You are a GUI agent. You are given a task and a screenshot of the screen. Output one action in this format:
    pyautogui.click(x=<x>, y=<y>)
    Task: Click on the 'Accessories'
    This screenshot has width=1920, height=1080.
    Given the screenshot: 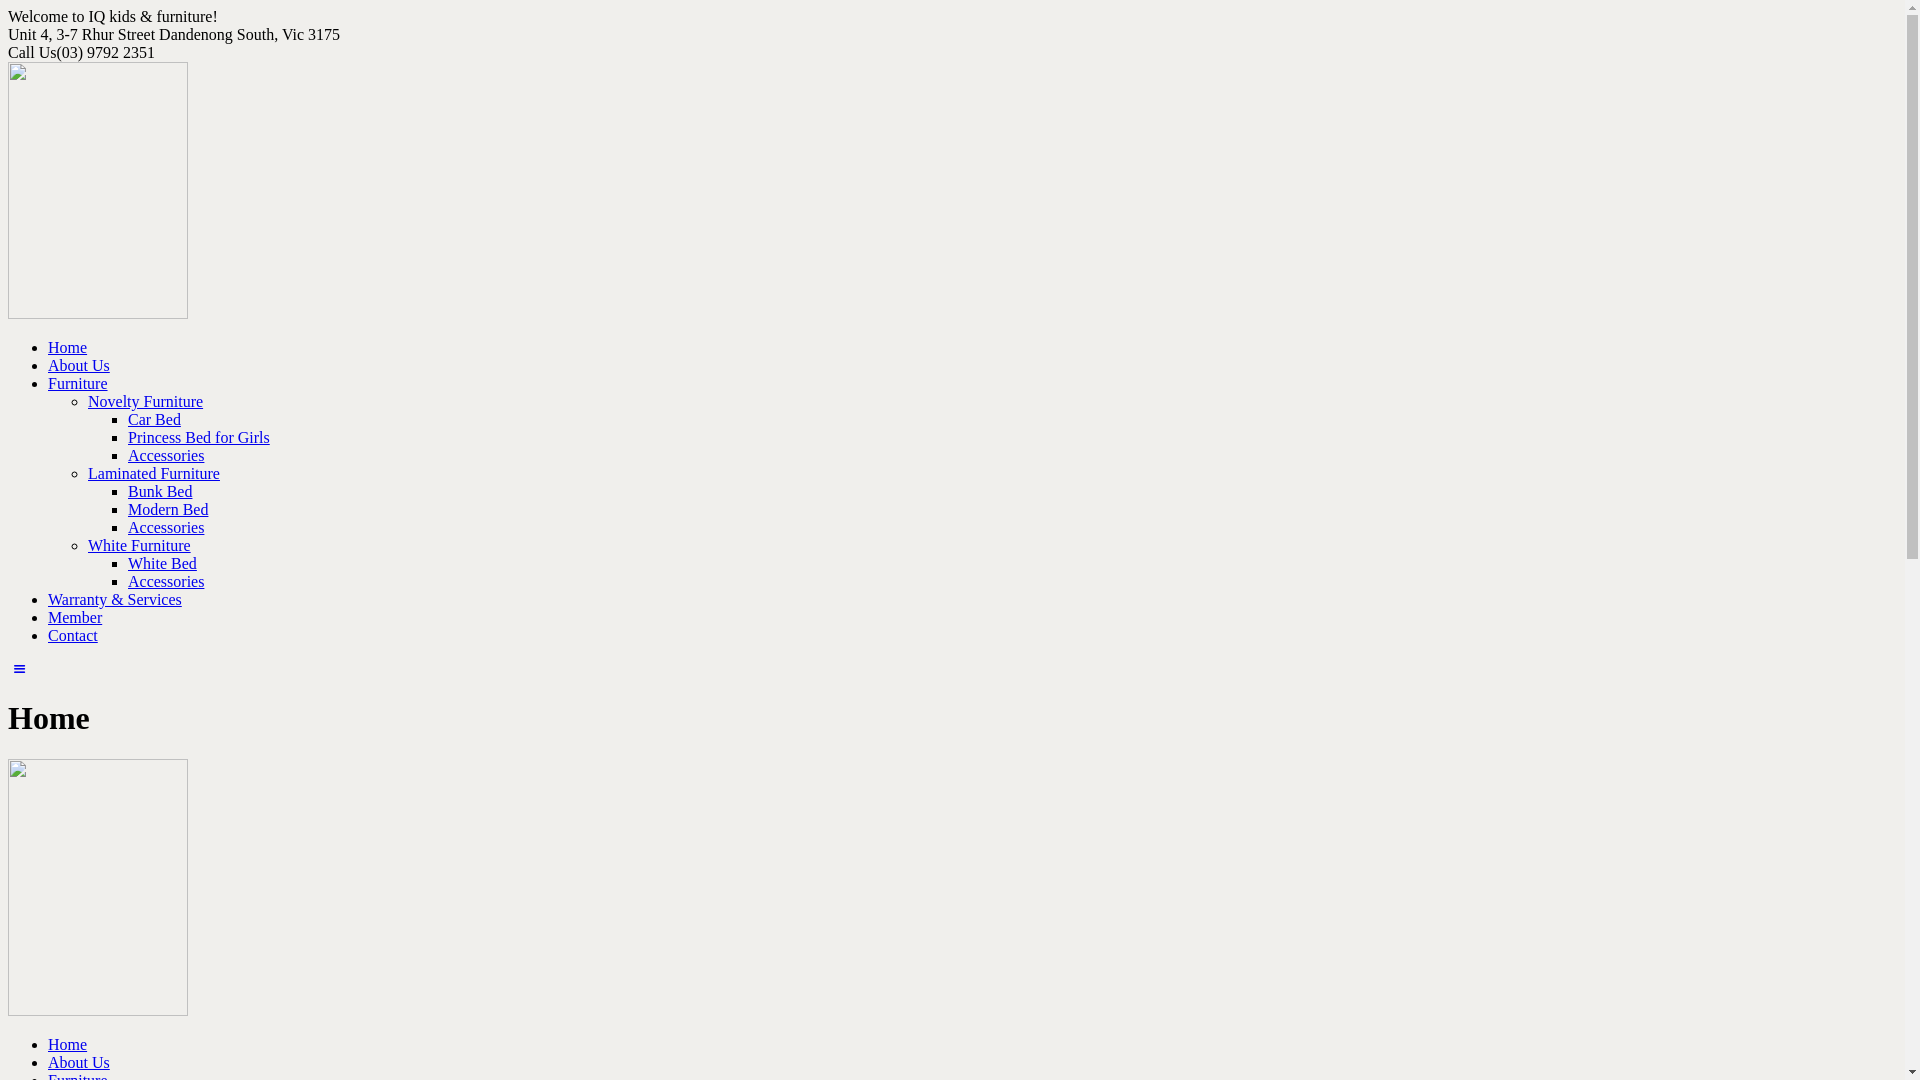 What is the action you would take?
    pyautogui.click(x=127, y=455)
    